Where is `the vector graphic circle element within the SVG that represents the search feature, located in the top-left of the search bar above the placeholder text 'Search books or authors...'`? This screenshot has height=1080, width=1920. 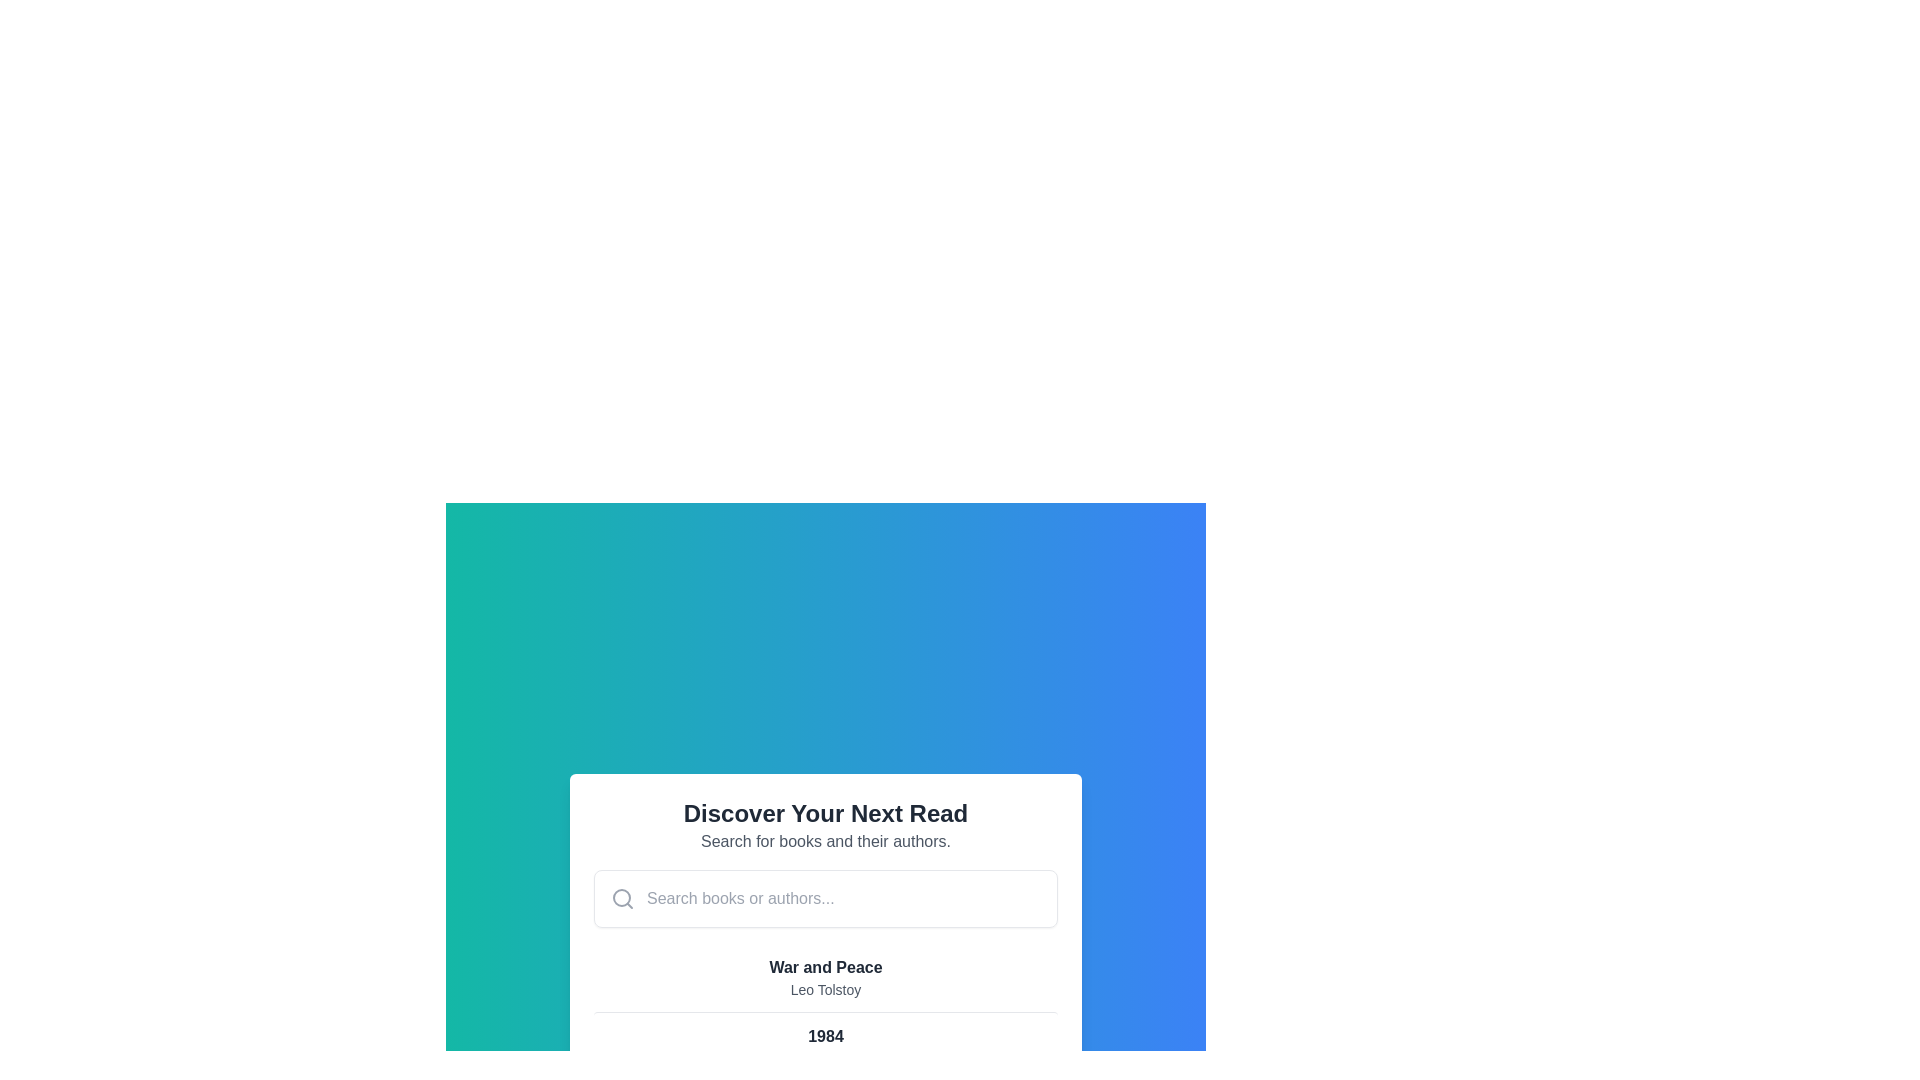 the vector graphic circle element within the SVG that represents the search feature, located in the top-left of the search bar above the placeholder text 'Search books or authors...' is located at coordinates (621, 897).